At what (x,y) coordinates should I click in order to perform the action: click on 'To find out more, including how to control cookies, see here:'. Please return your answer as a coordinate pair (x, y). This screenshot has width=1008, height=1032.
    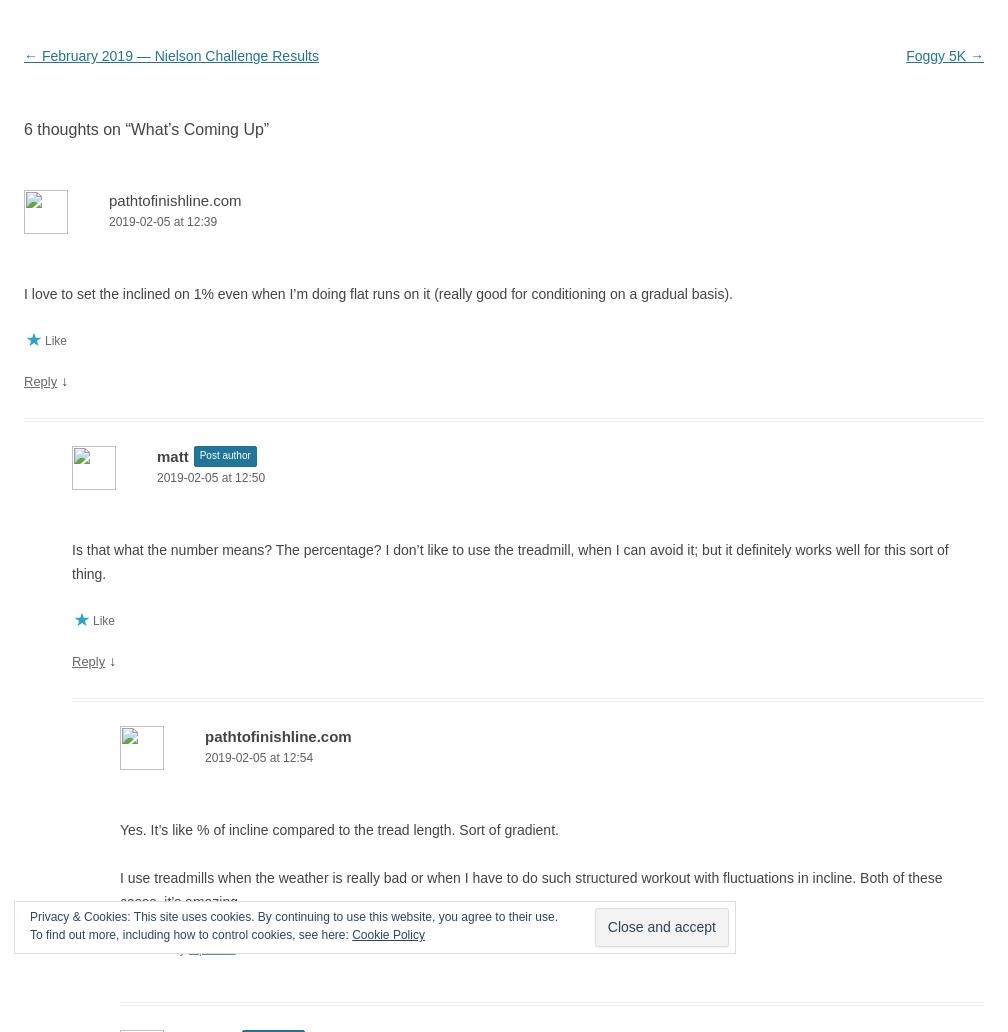
    Looking at the image, I should click on (191, 933).